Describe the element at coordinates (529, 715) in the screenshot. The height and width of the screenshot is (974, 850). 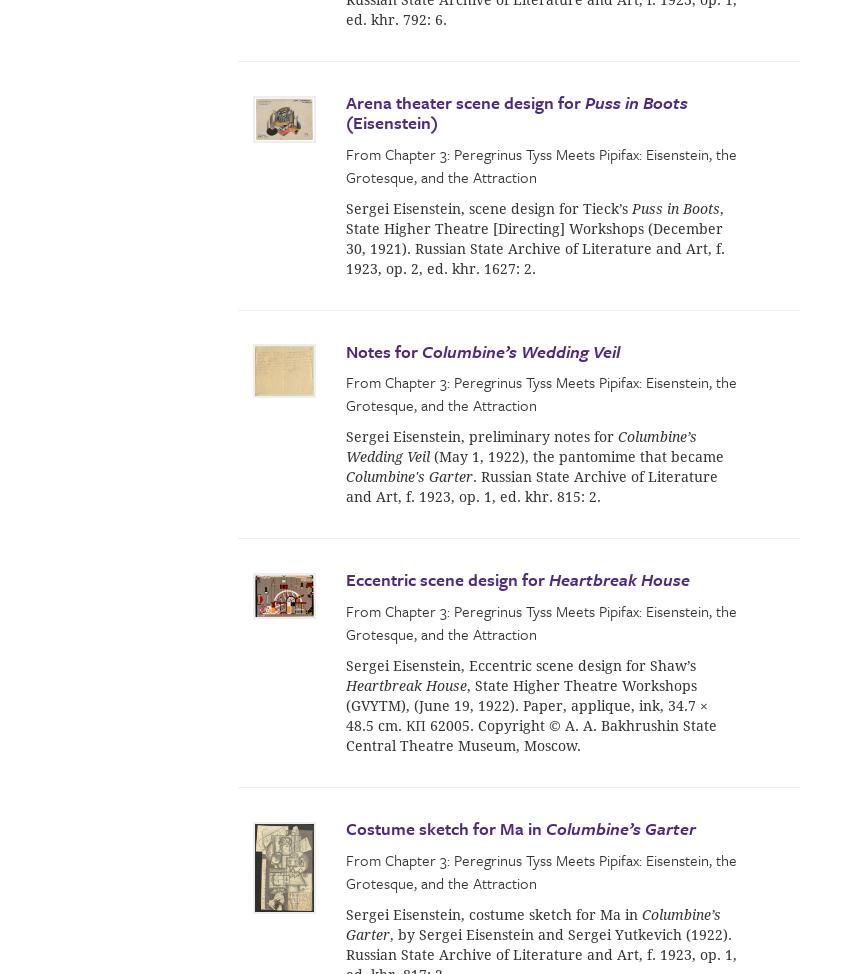
I see `', State Higher Theatre Workshops (GVYTM), (June 19, 1922).  Paper, applique, ink, 34.7 × 48.5 cm. КП 62005. Copyright © A. A. Bakhrushin State Central Theatre Museum, Moscow.'` at that location.